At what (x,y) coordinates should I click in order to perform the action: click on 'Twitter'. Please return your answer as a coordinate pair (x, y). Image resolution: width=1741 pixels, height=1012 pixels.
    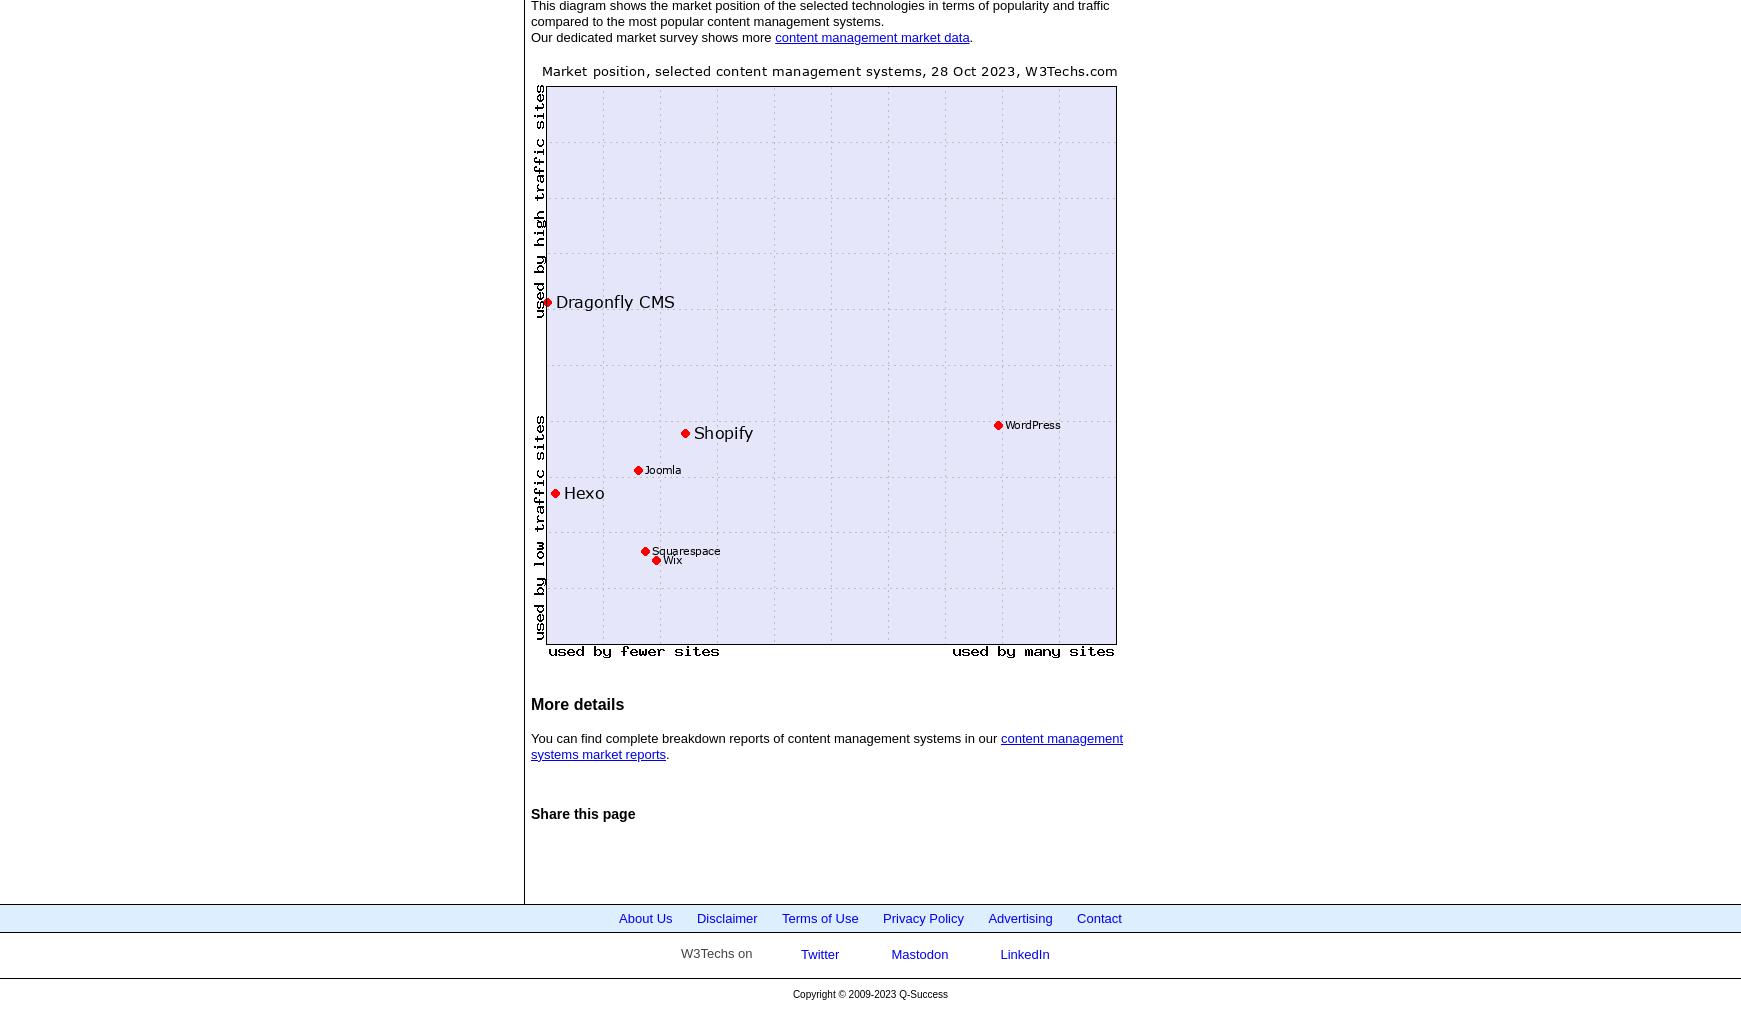
    Looking at the image, I should click on (816, 953).